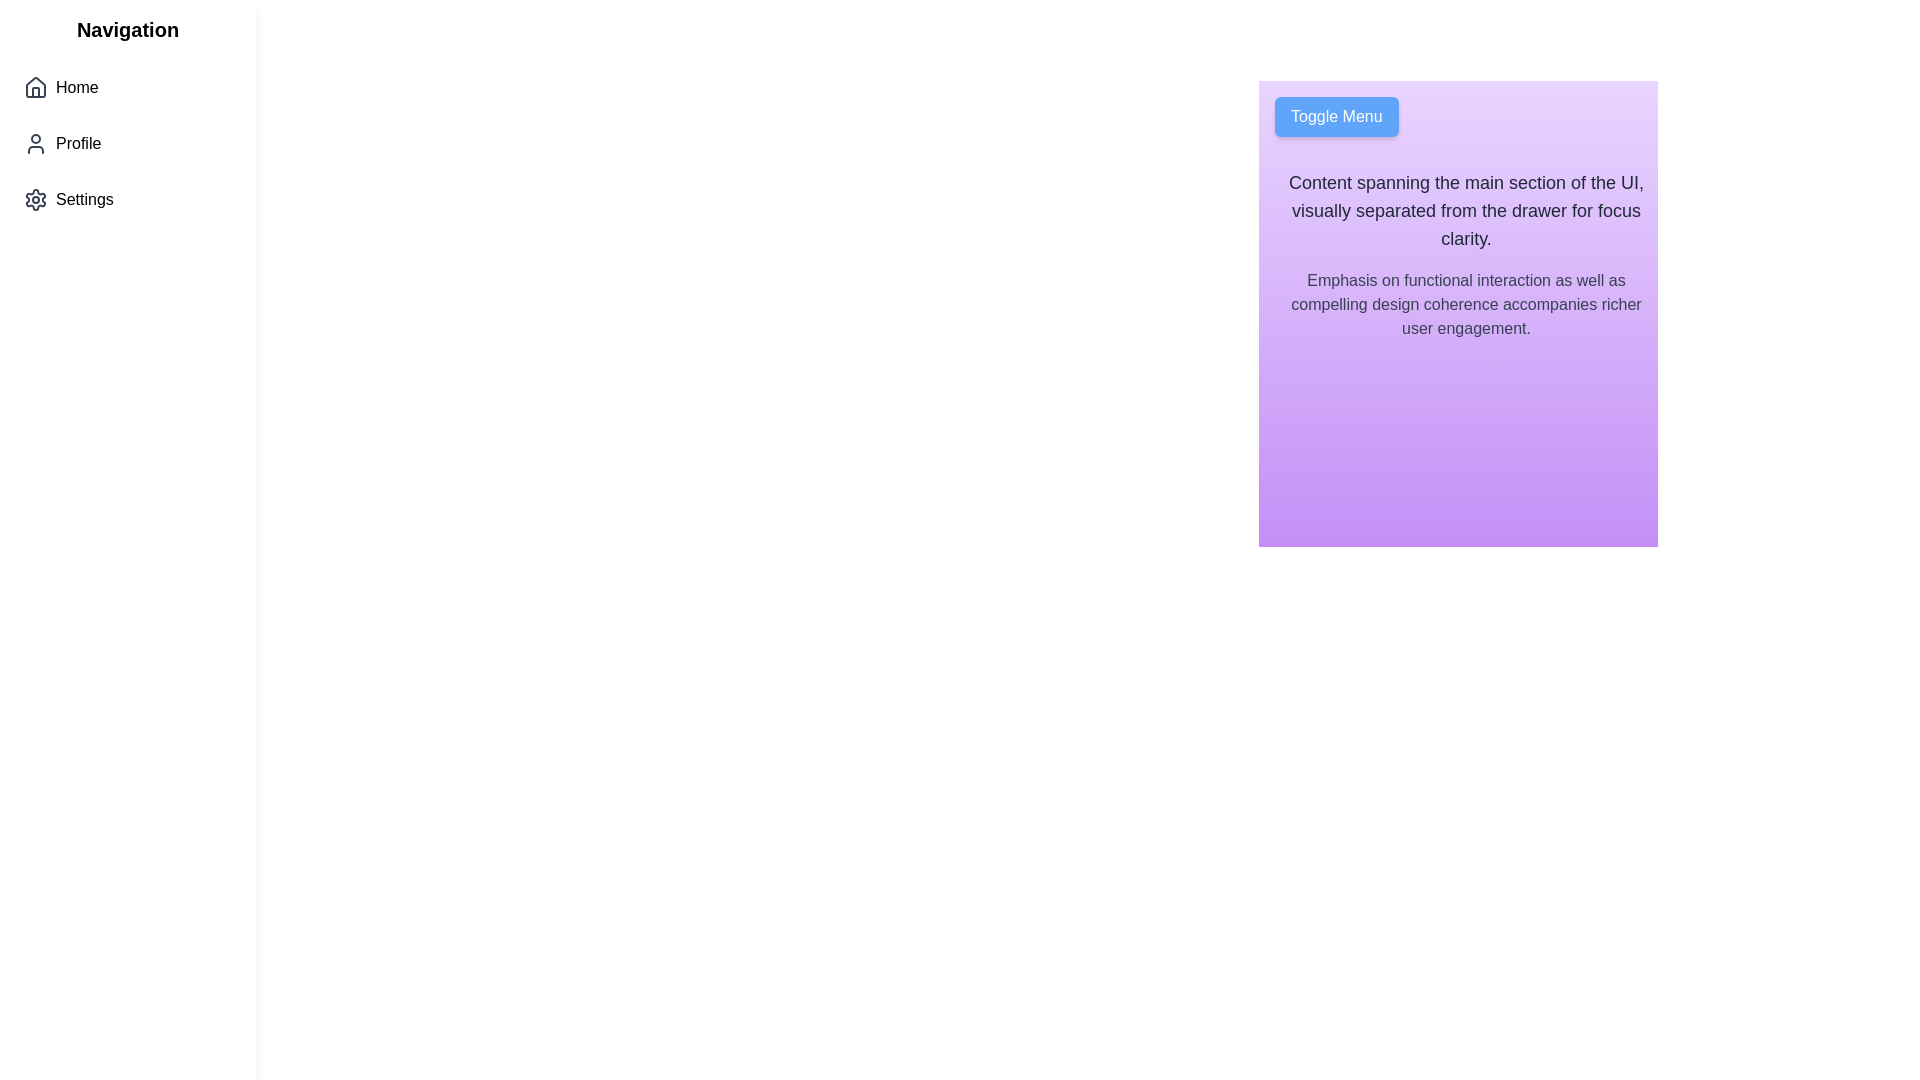 This screenshot has width=1920, height=1080. I want to click on the bottom rectangular doorway of the house-shaped icon in the left vertical navigation menu, so click(35, 92).